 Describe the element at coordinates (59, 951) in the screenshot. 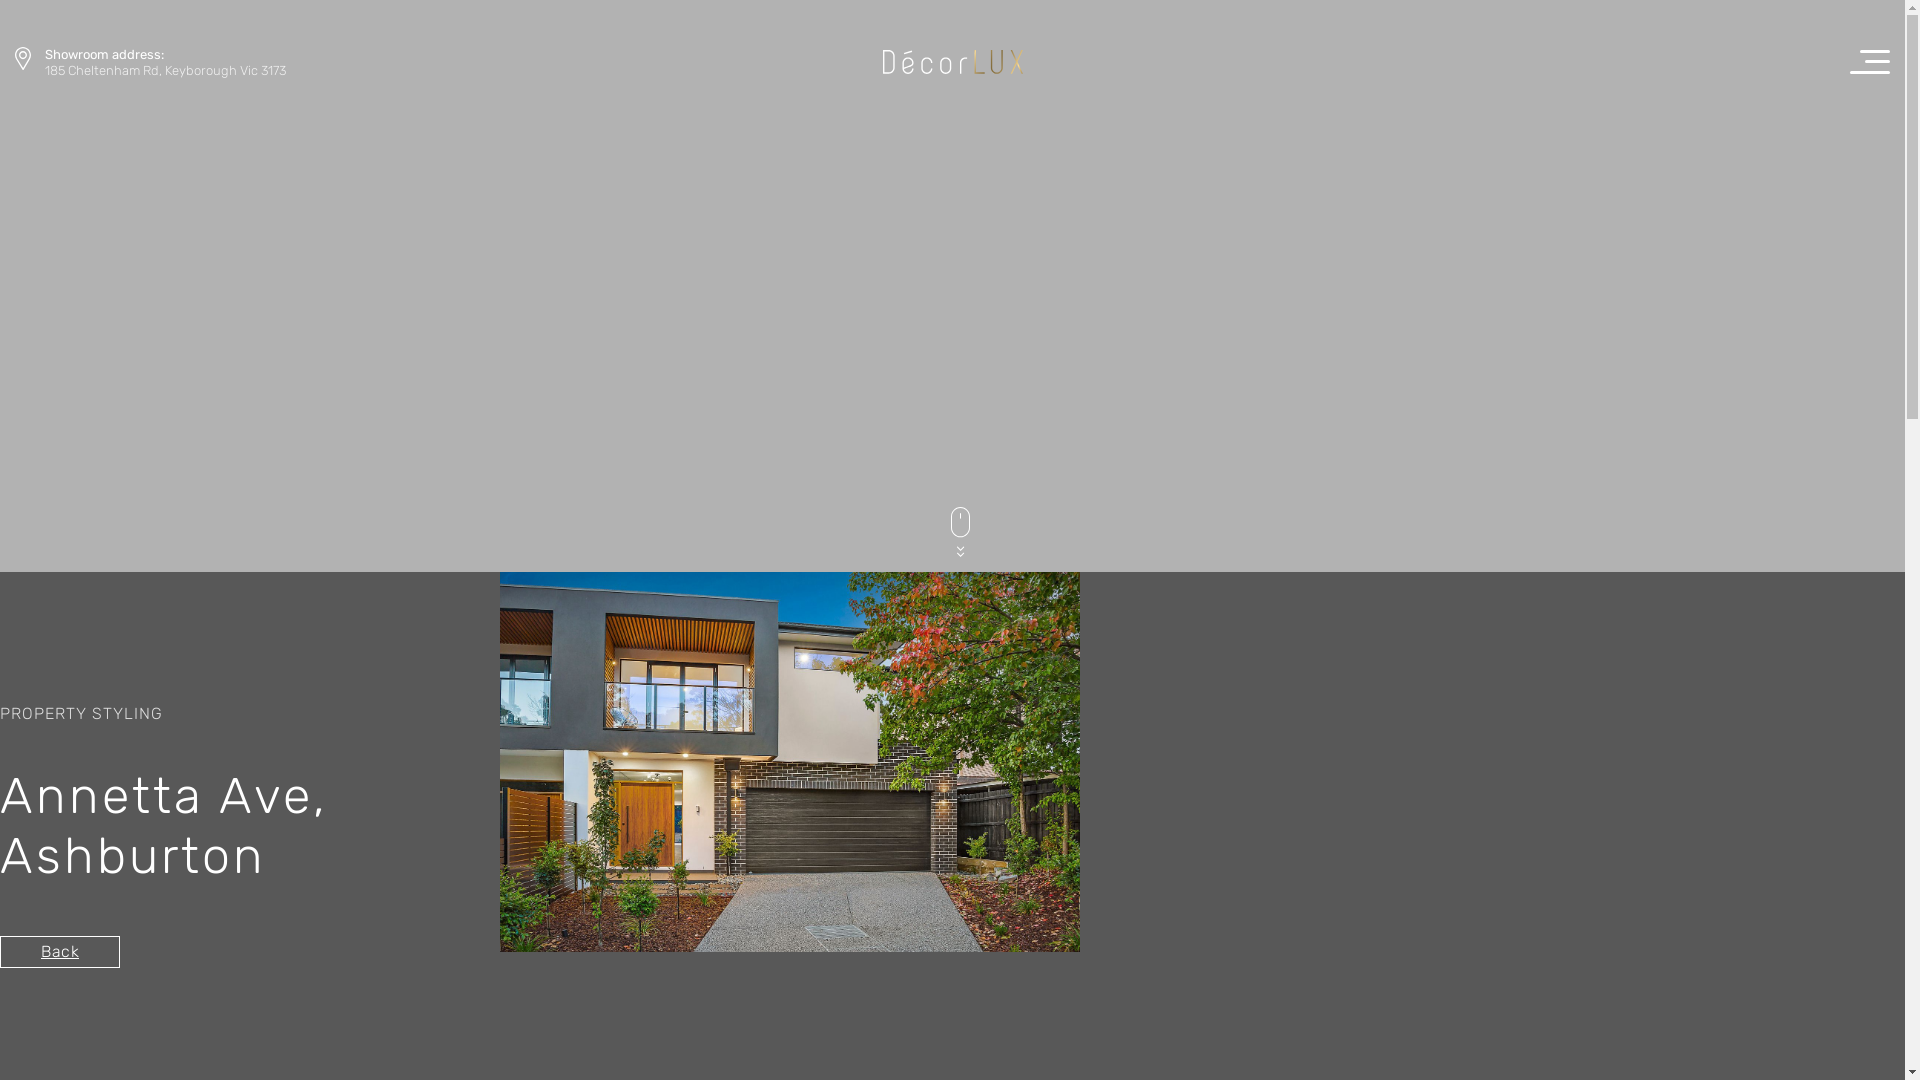

I see `'Back'` at that location.